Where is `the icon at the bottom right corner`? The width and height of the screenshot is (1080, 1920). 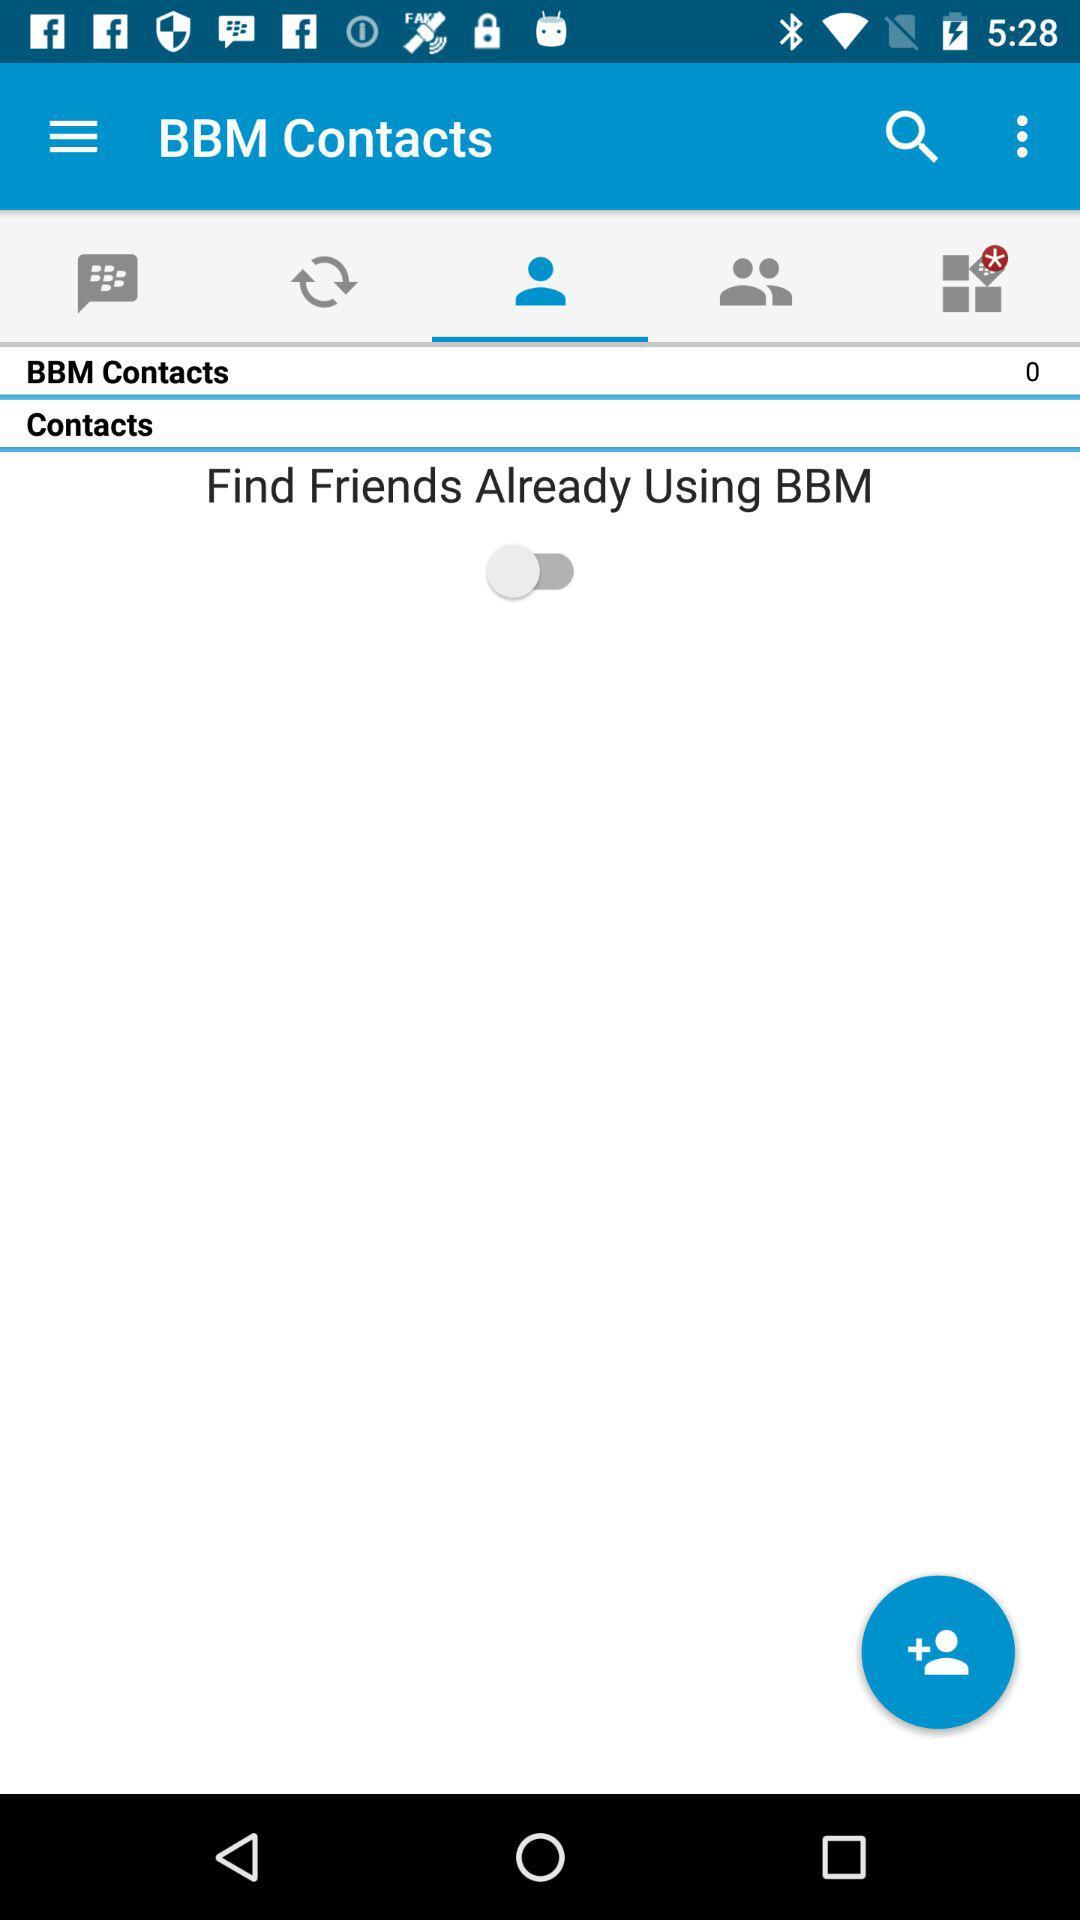 the icon at the bottom right corner is located at coordinates (938, 1652).